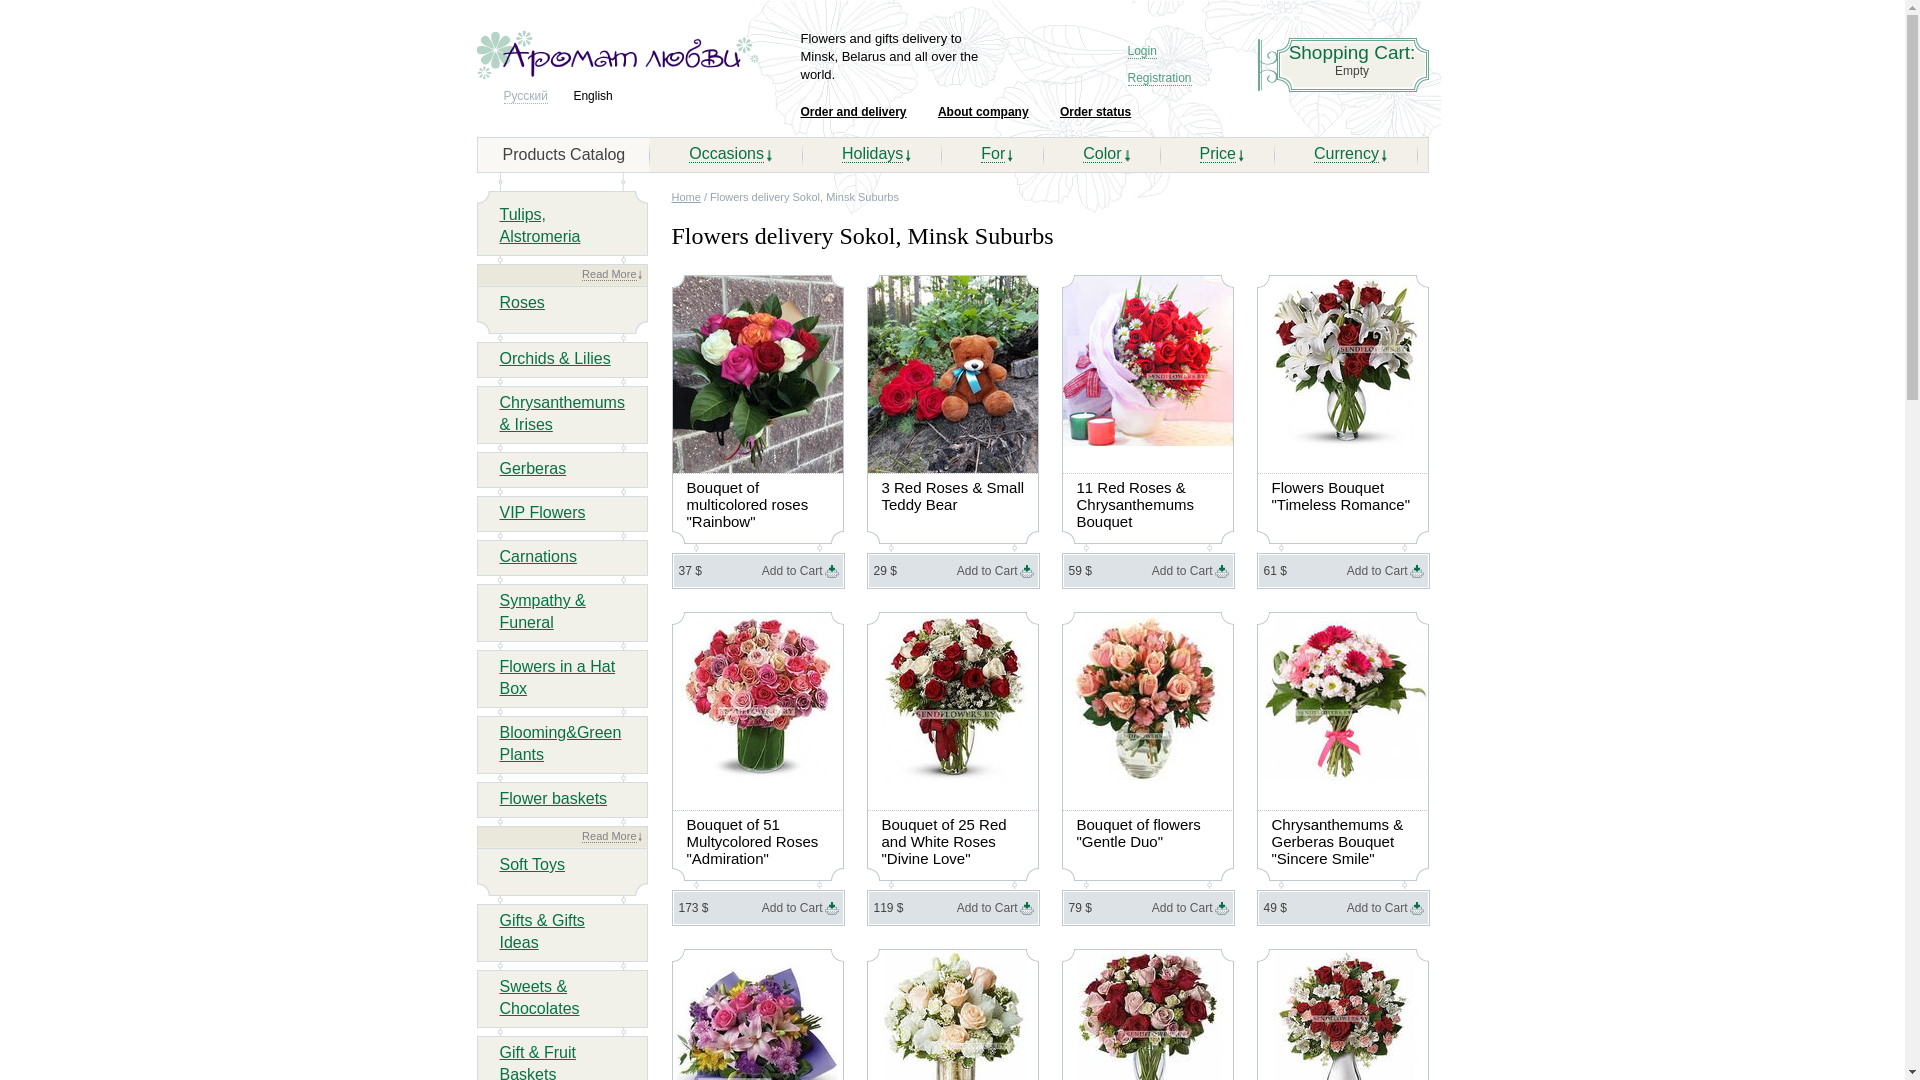  What do you see at coordinates (538, 556) in the screenshot?
I see `'Carnations'` at bounding box center [538, 556].